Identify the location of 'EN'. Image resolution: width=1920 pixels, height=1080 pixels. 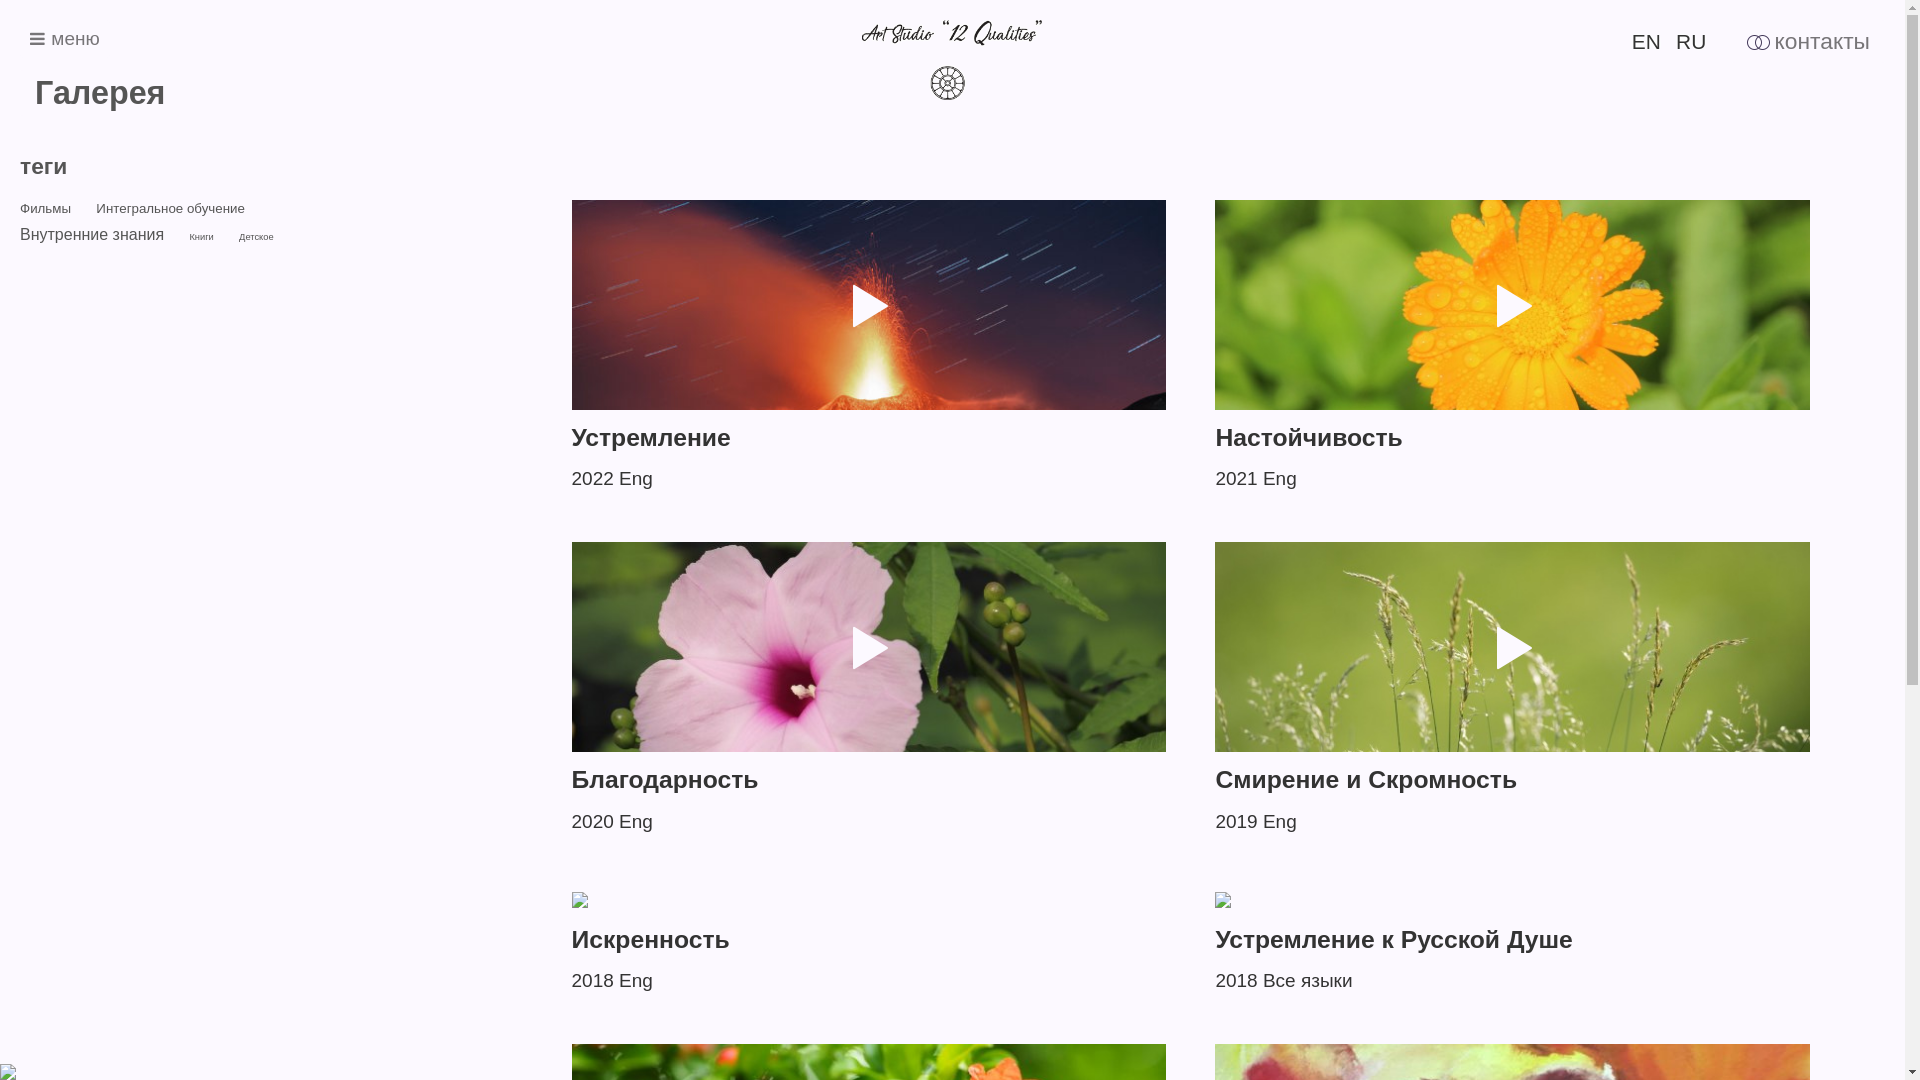
(1646, 41).